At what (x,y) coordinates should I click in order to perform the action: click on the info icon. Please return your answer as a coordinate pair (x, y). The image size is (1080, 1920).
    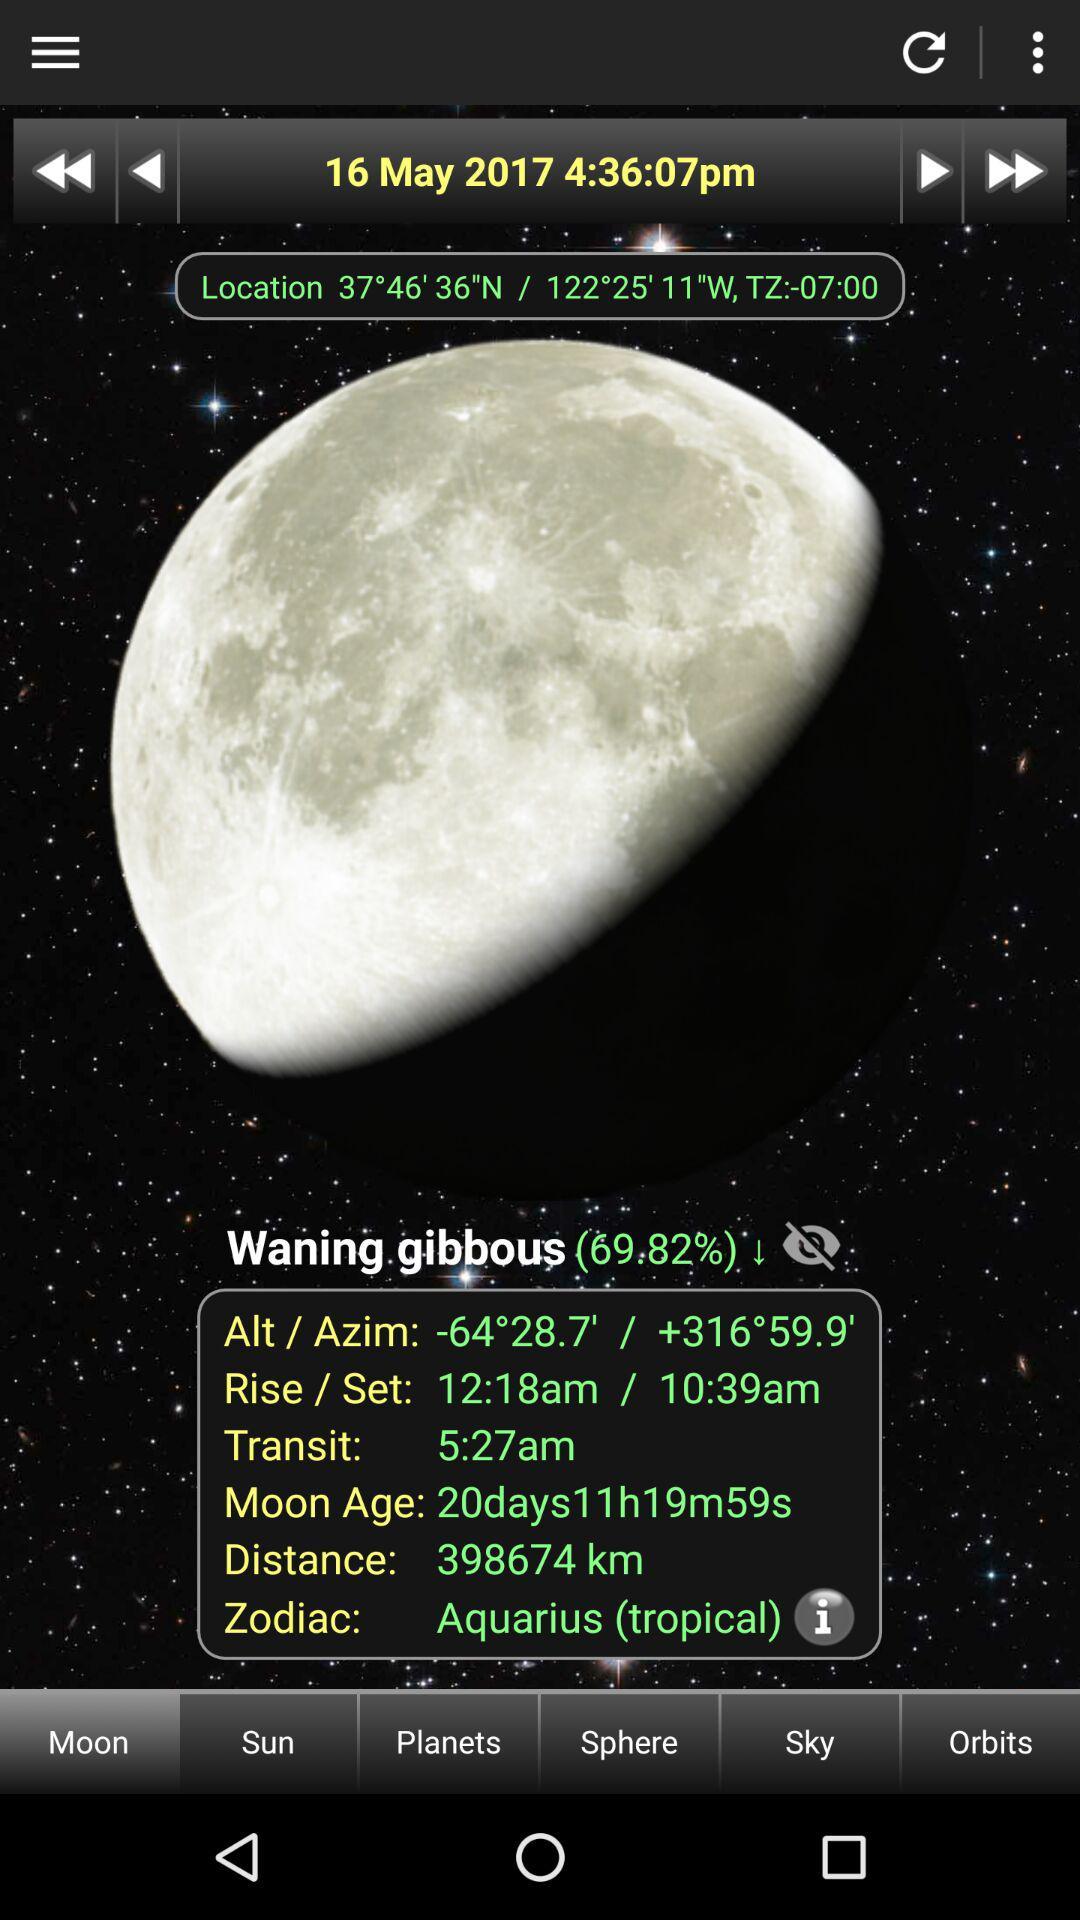
    Looking at the image, I should click on (824, 1616).